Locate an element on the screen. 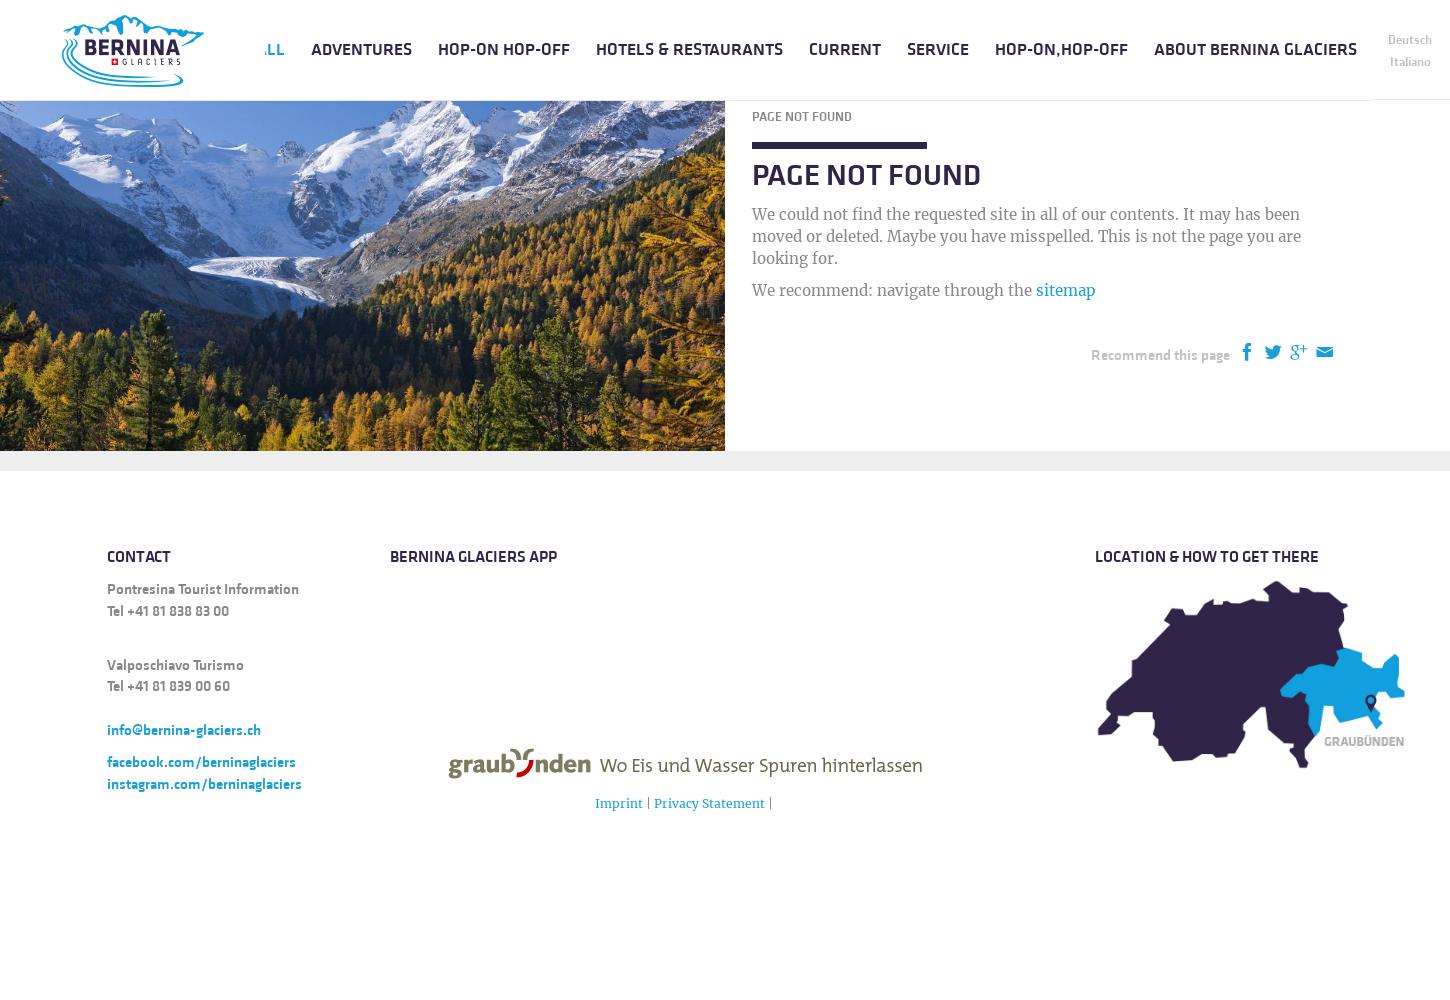 The image size is (1450, 1000). 'Pontresina Tourist Information' is located at coordinates (202, 587).